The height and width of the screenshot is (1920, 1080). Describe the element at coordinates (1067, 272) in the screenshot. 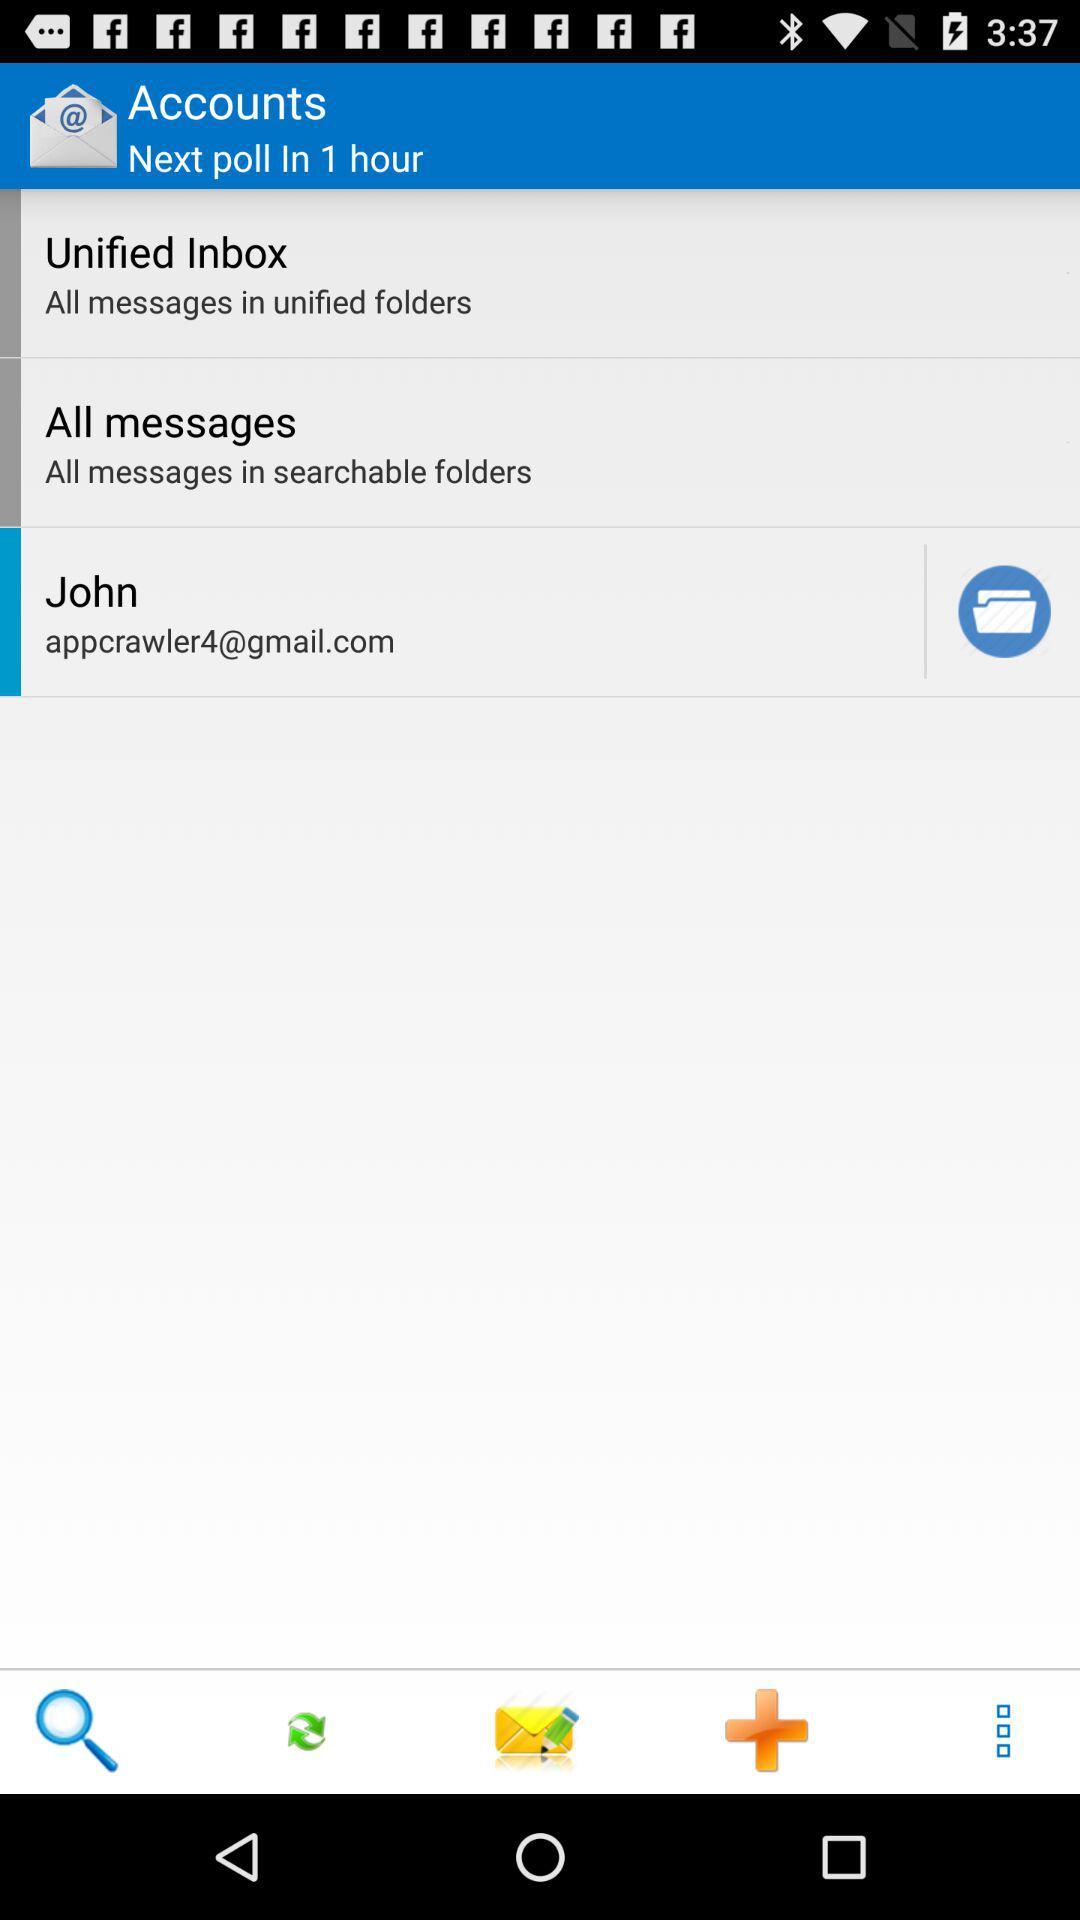

I see `item next to the unified inbox` at that location.